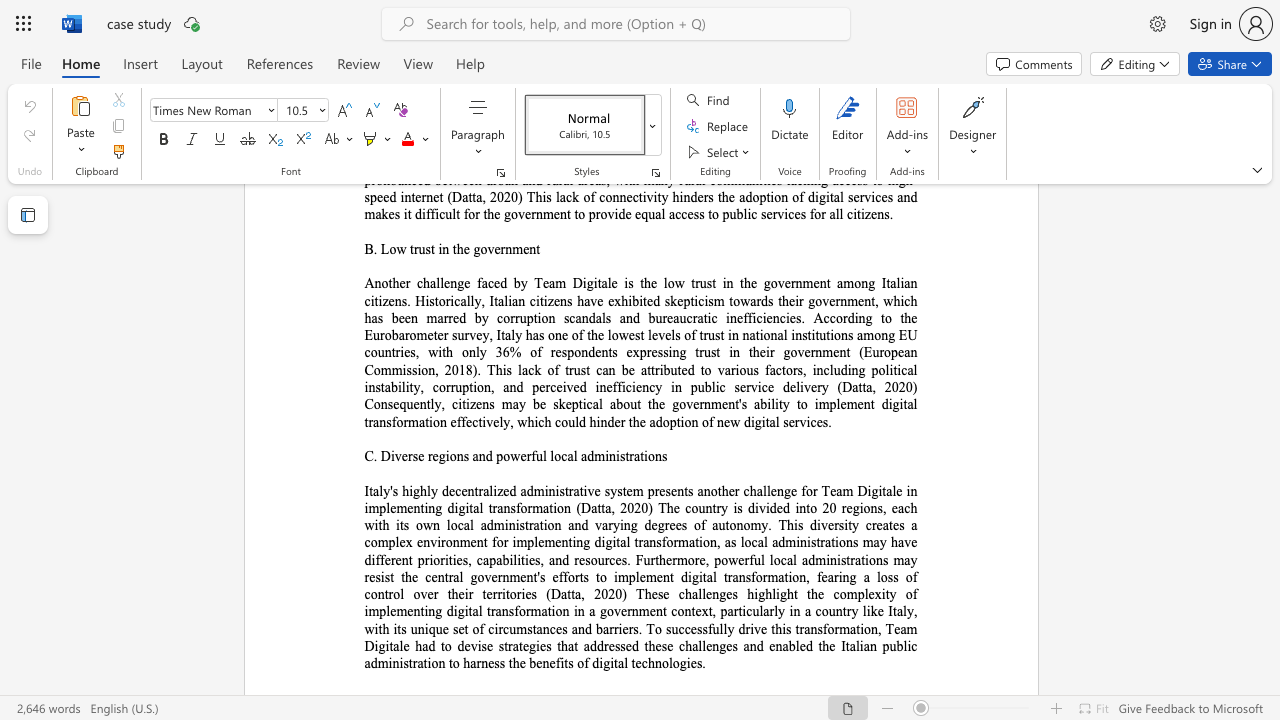 The height and width of the screenshot is (720, 1280). Describe the element at coordinates (688, 593) in the screenshot. I see `the 3th character "h" in the text` at that location.